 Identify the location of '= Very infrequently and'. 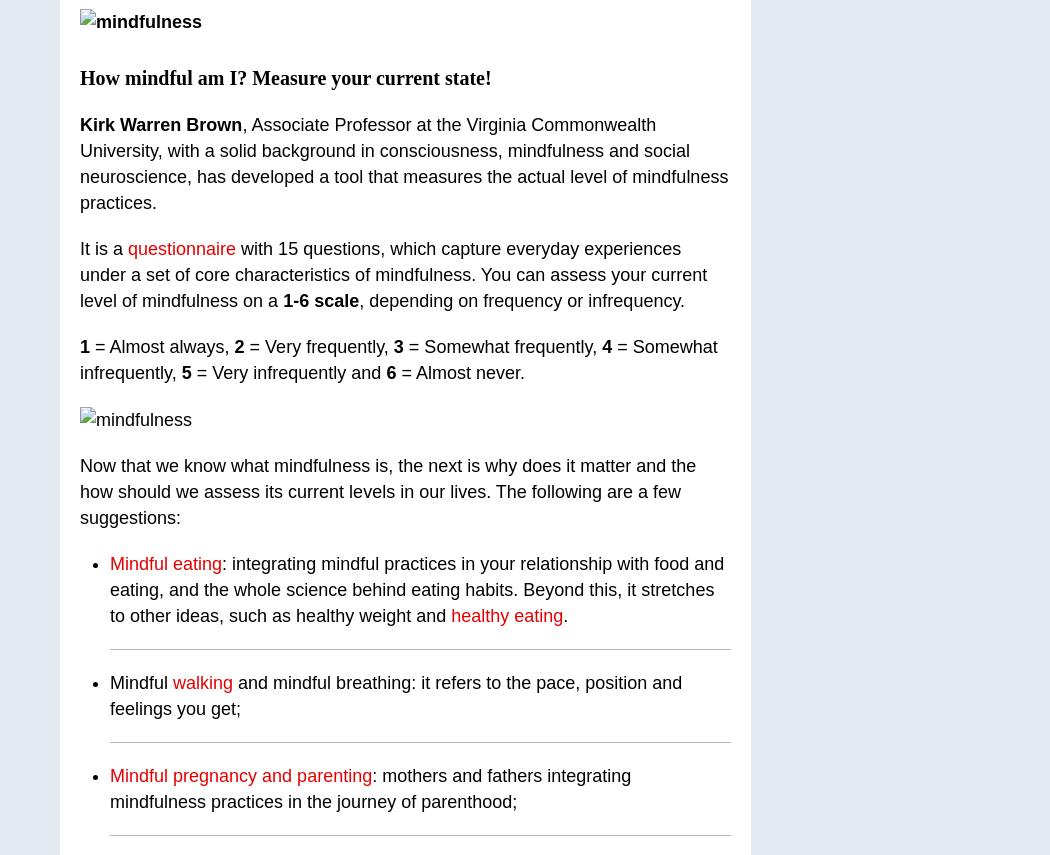
(287, 371).